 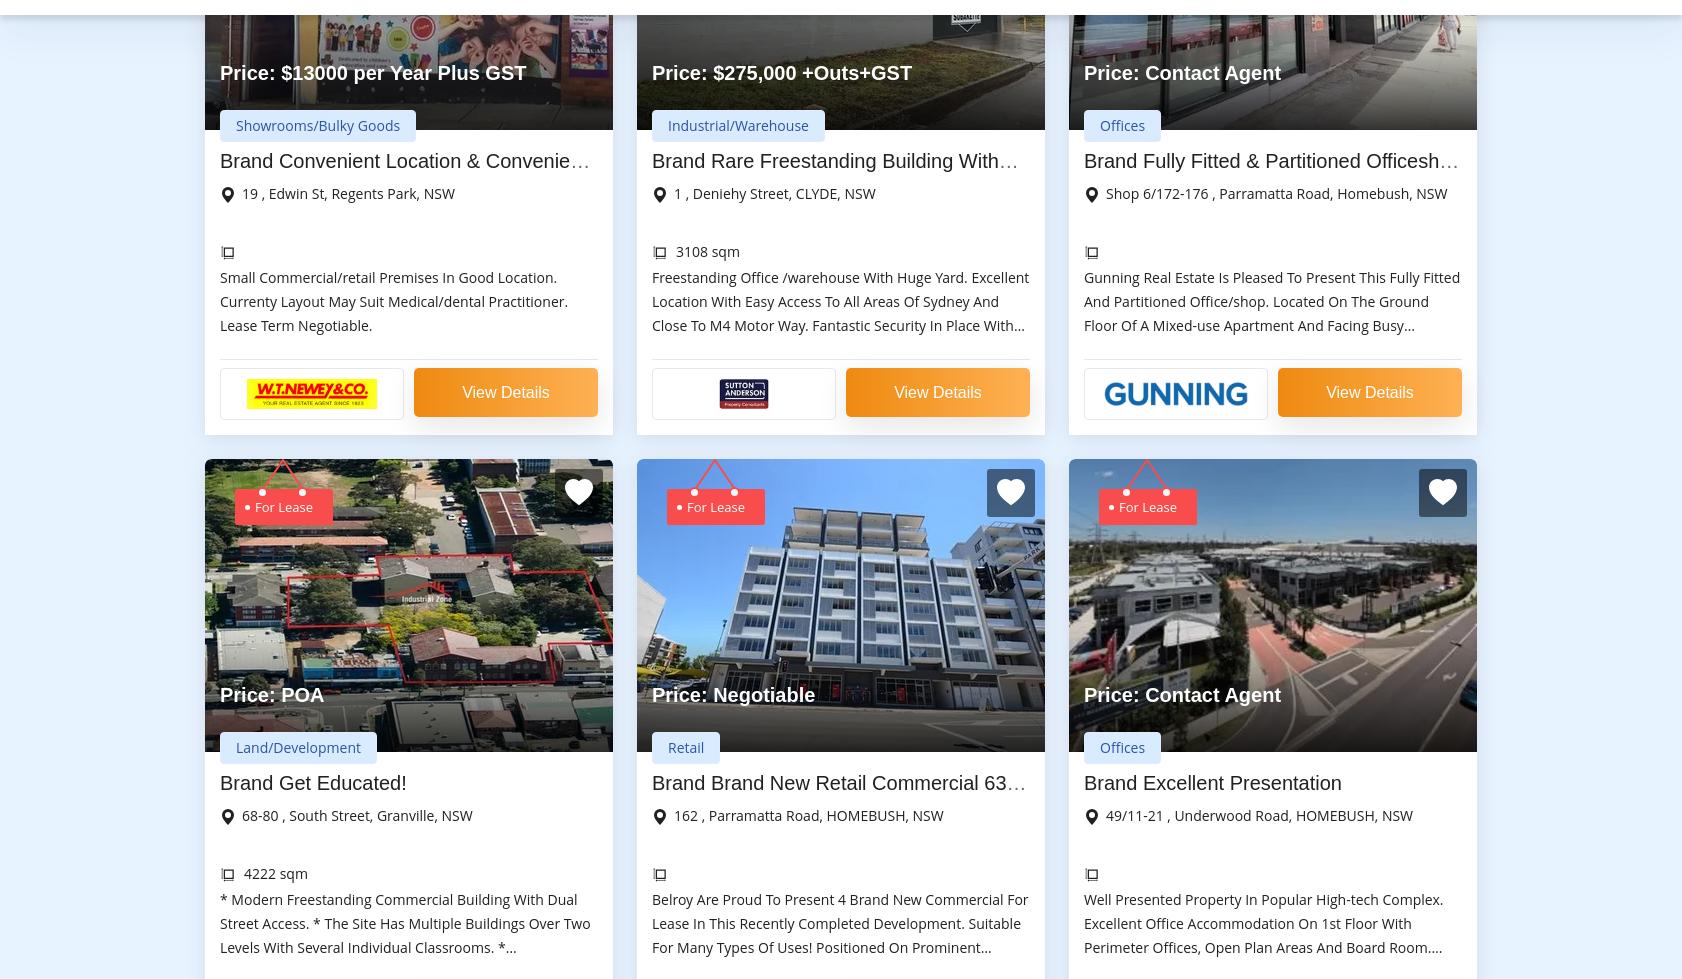 I want to click on 'Commercial Real Estate Melbourne', so click(x=204, y=604).